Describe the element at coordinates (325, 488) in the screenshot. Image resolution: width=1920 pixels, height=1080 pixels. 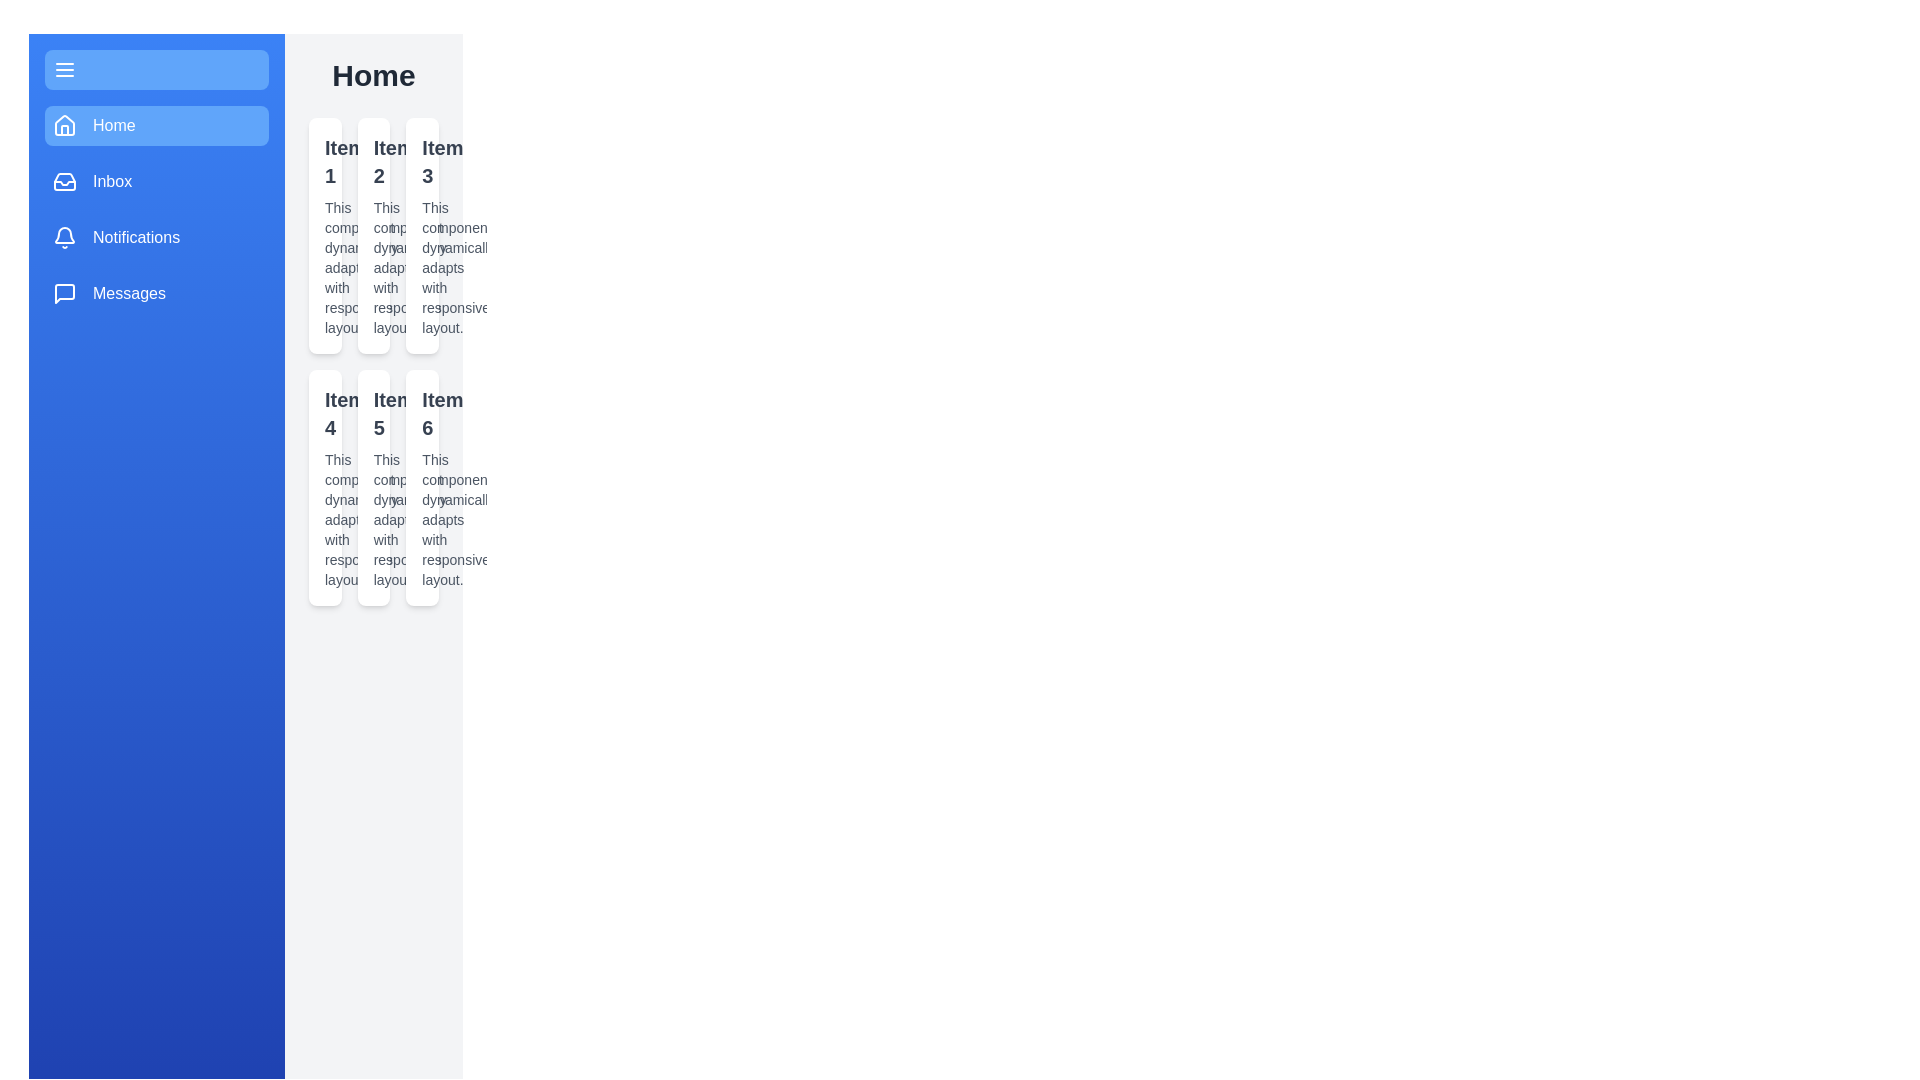
I see `the card component labeled 'Item 4' which is a rectangular white card with rounded corners, located in the second row and first column of a three-column grid layout` at that location.